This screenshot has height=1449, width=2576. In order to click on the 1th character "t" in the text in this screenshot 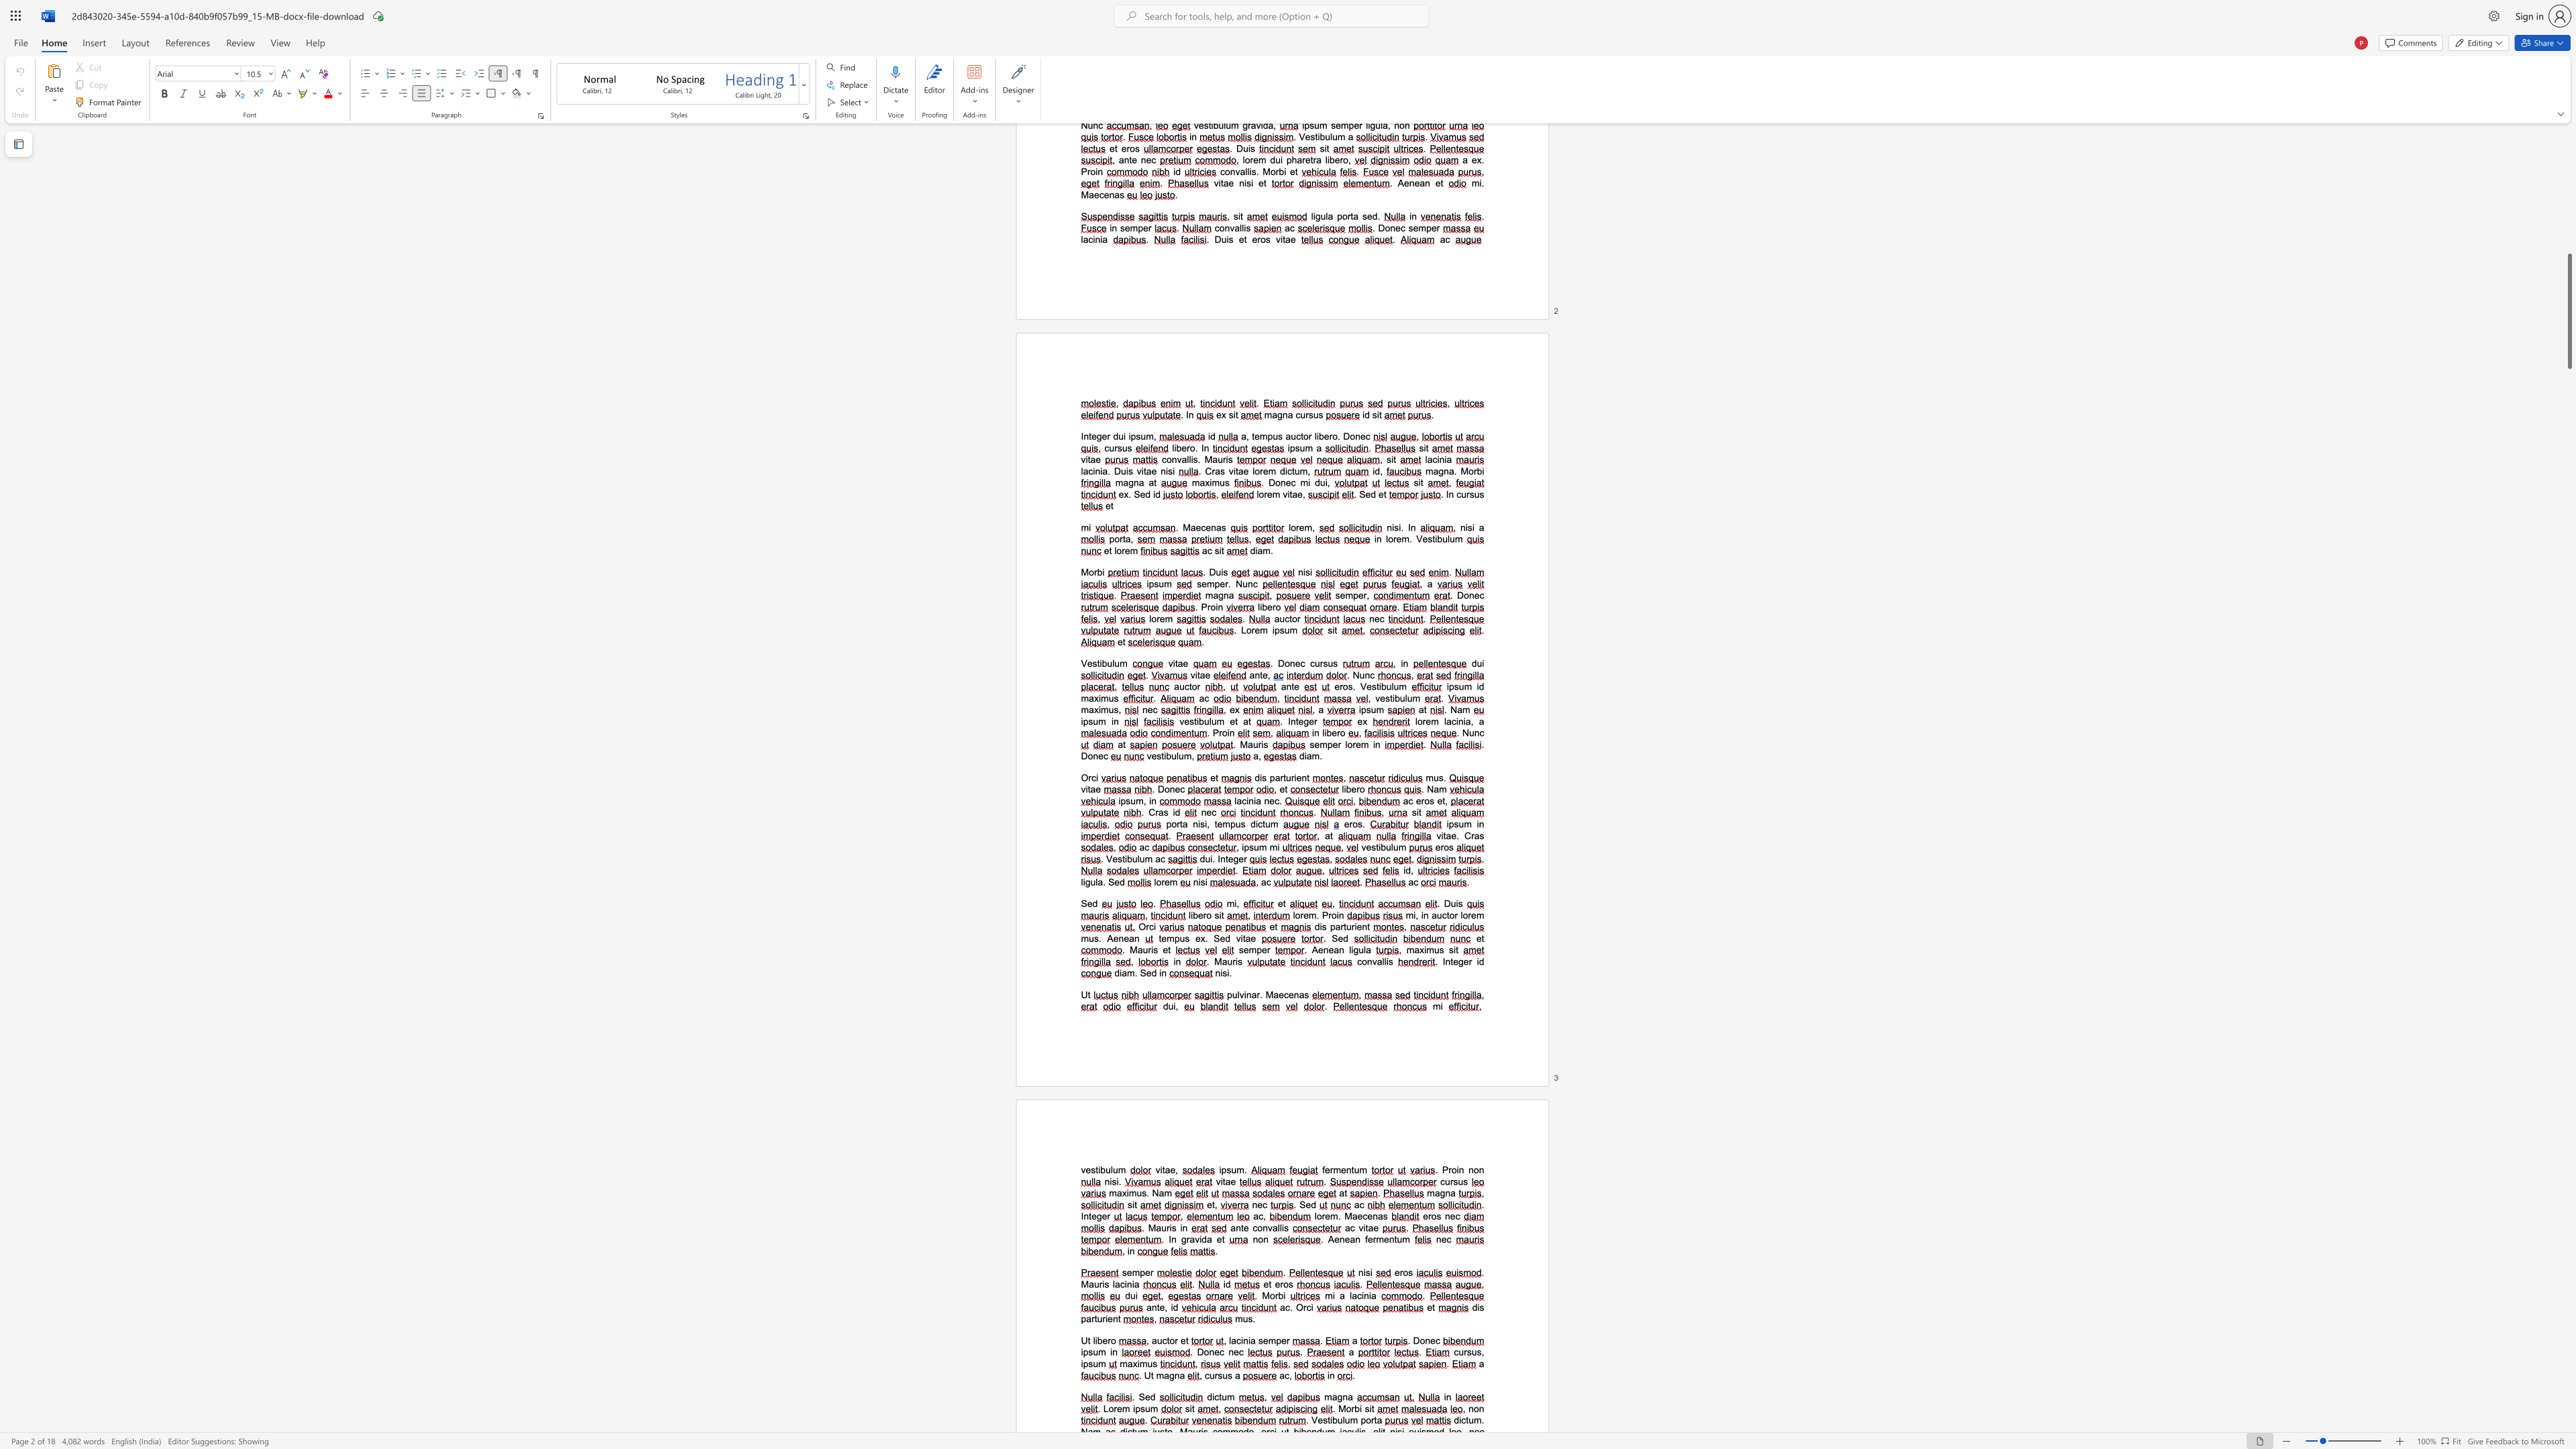, I will do `click(1443, 801)`.